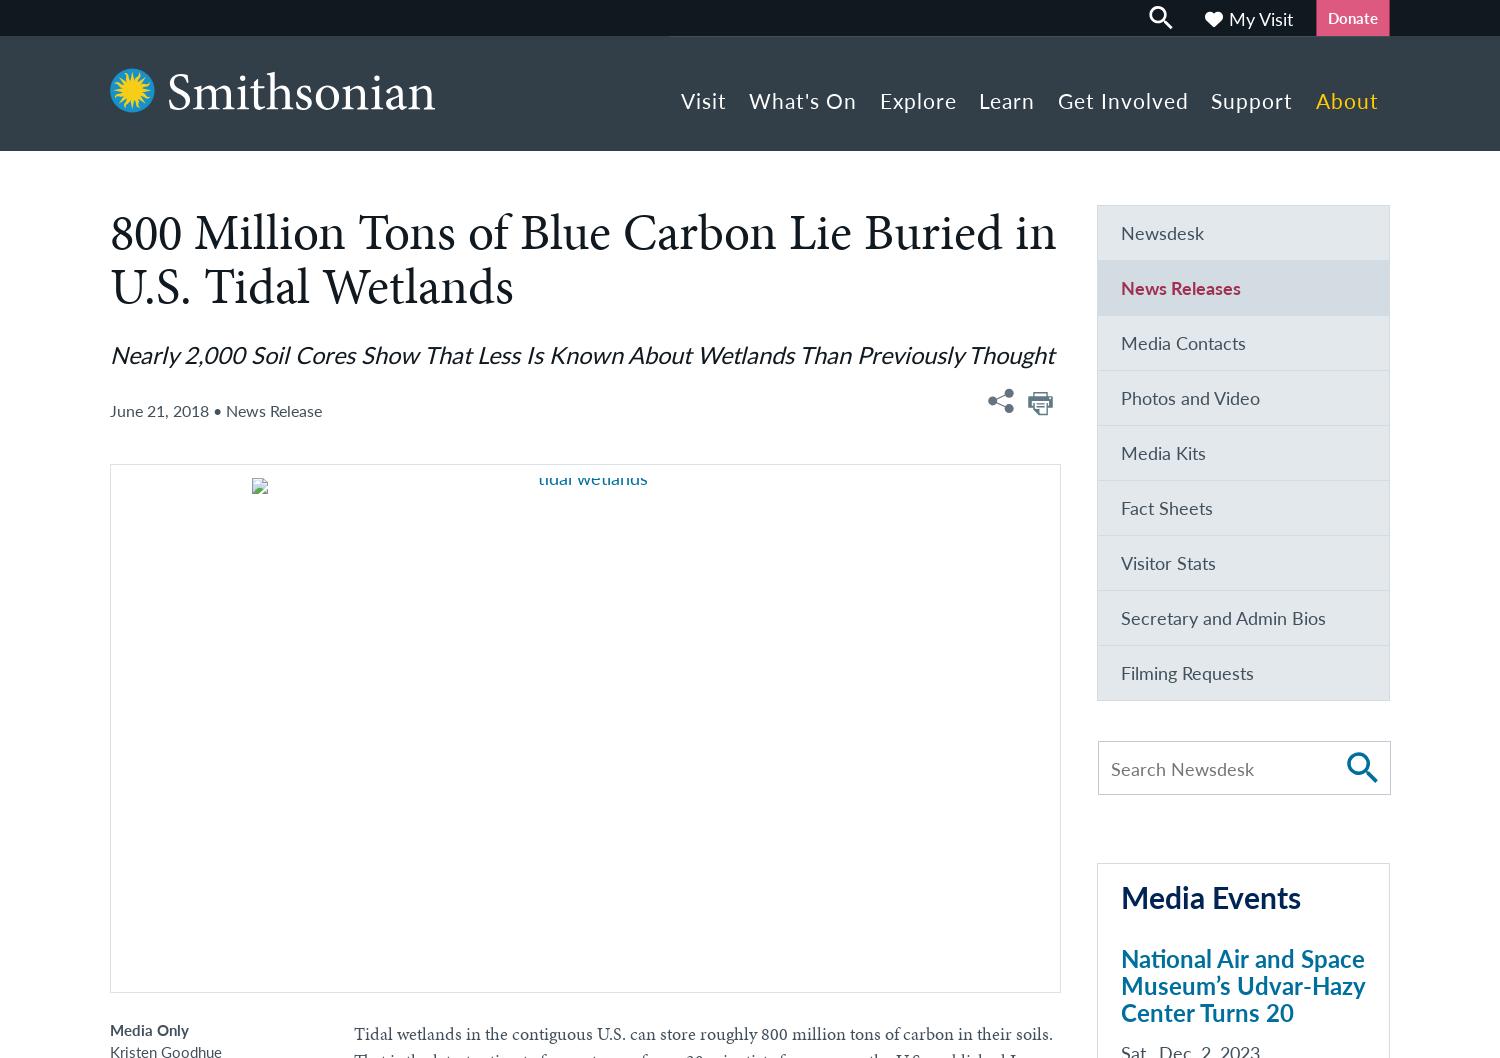  What do you see at coordinates (1182, 343) in the screenshot?
I see `'Media Contacts'` at bounding box center [1182, 343].